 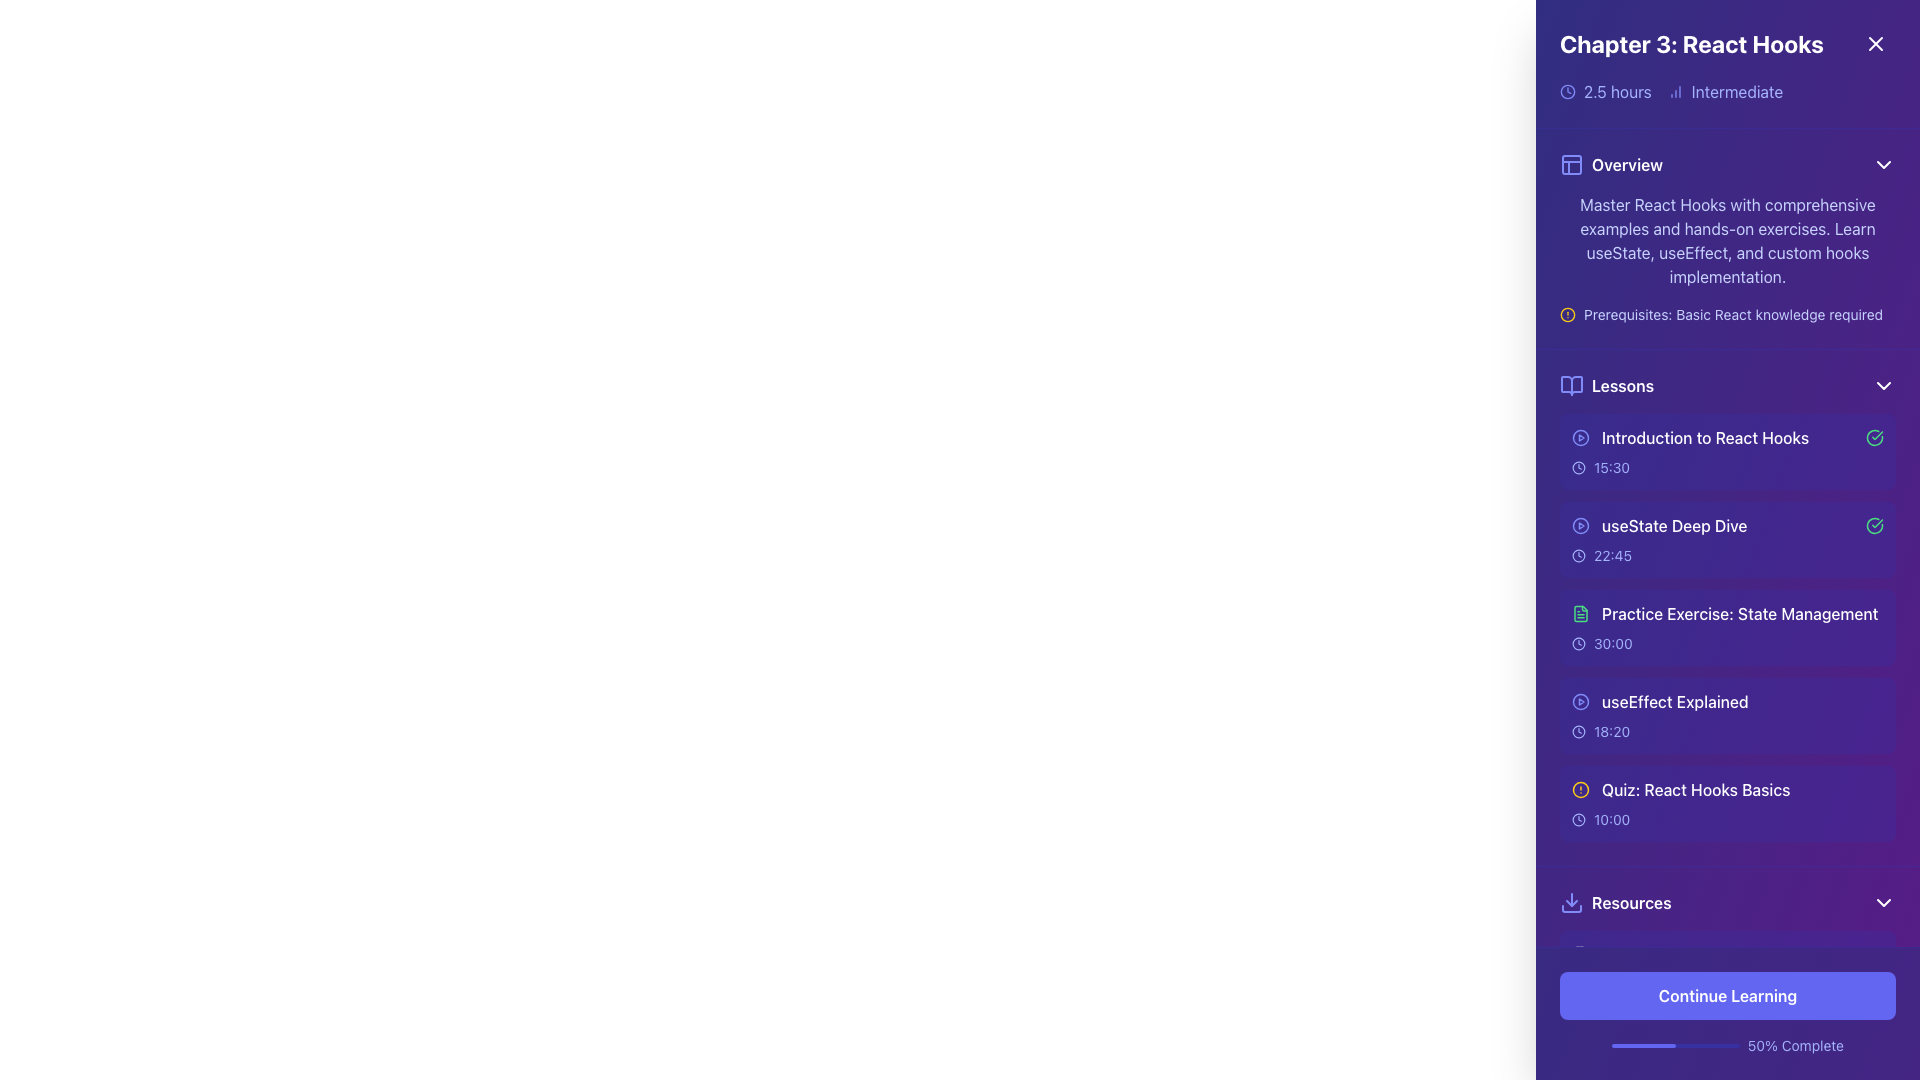 I want to click on the lesson entry titled 'Introduction to React Hooks' located in the Lessons section, so click(x=1727, y=437).